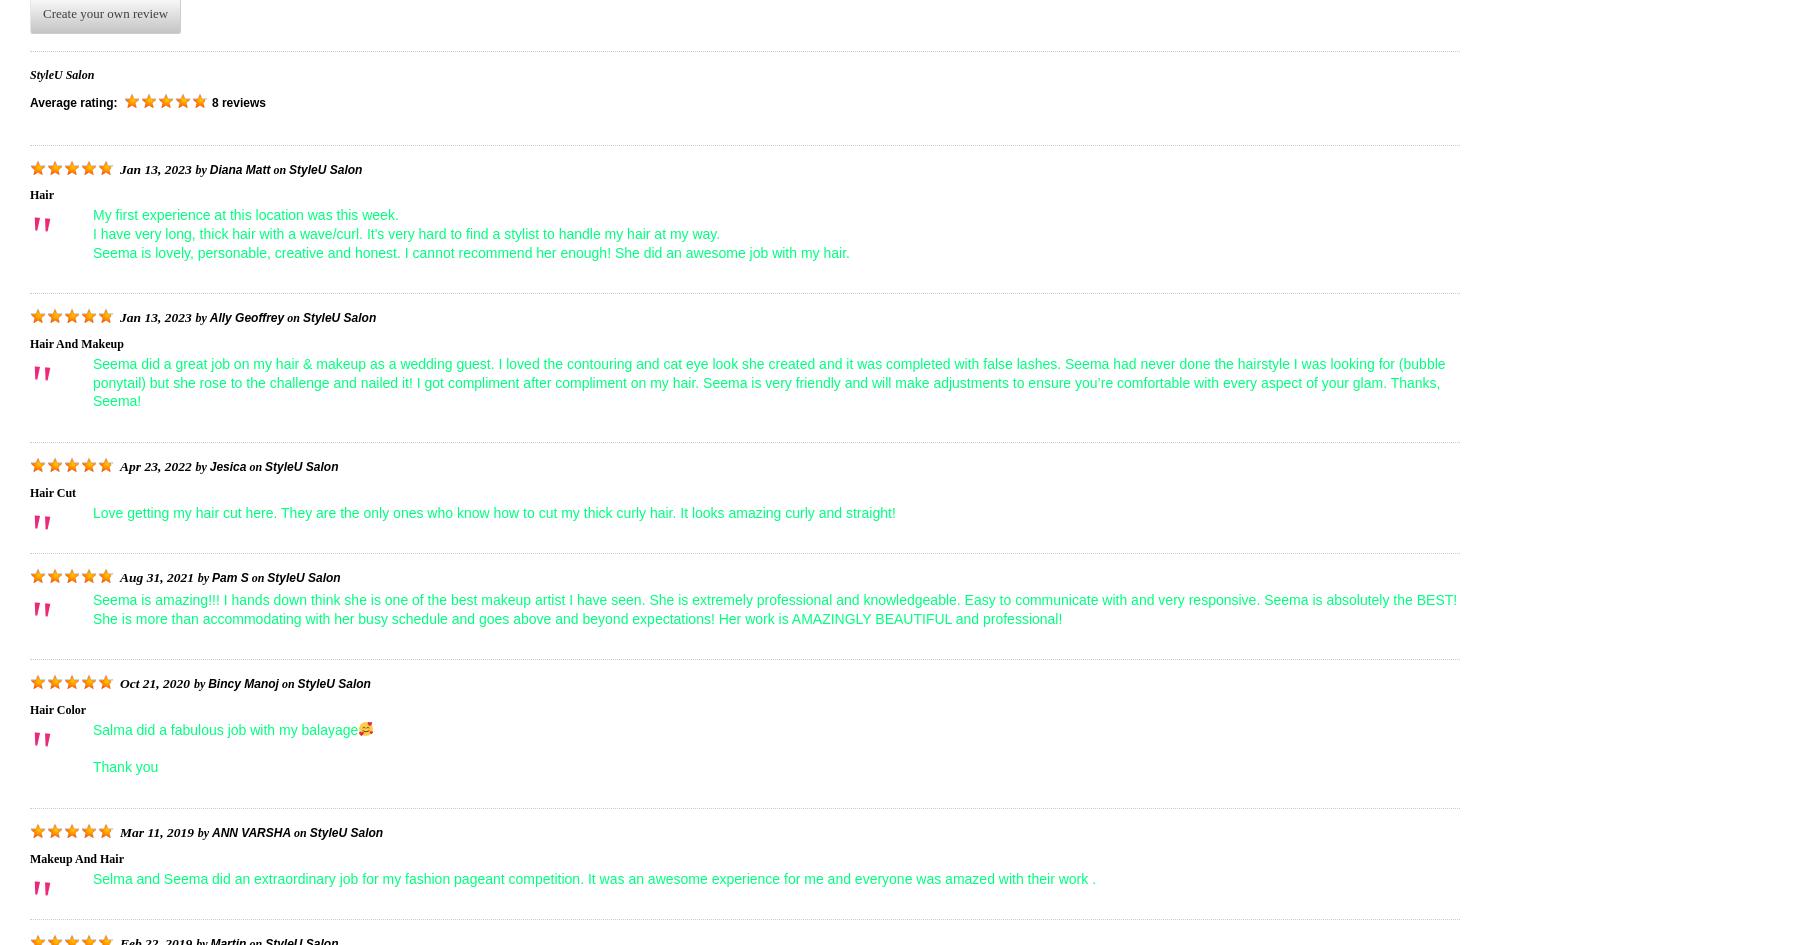 Image resolution: width=1805 pixels, height=945 pixels. What do you see at coordinates (155, 577) in the screenshot?
I see `'Aug 31, 2021'` at bounding box center [155, 577].